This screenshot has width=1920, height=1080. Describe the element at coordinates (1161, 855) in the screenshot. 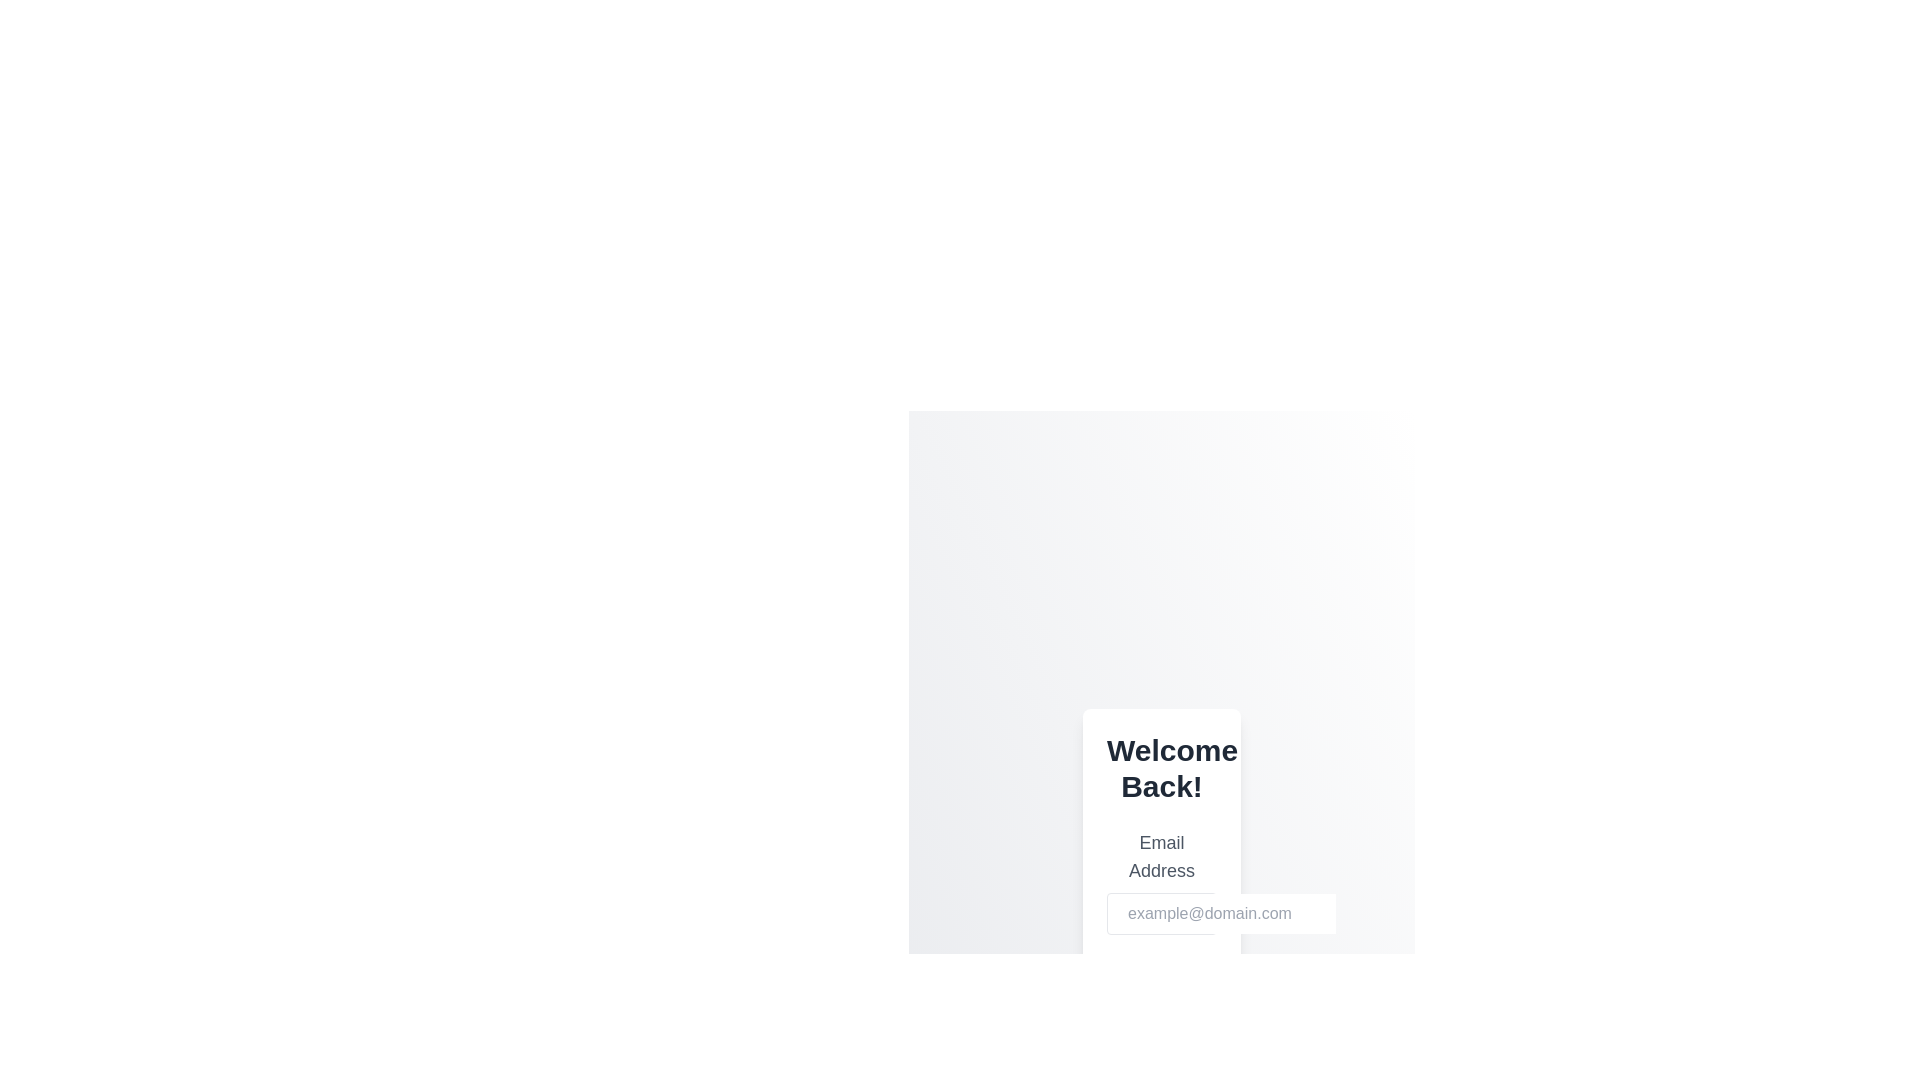

I see `the 'Email Address' text label, which is styled in block format and positioned above the input field` at that location.